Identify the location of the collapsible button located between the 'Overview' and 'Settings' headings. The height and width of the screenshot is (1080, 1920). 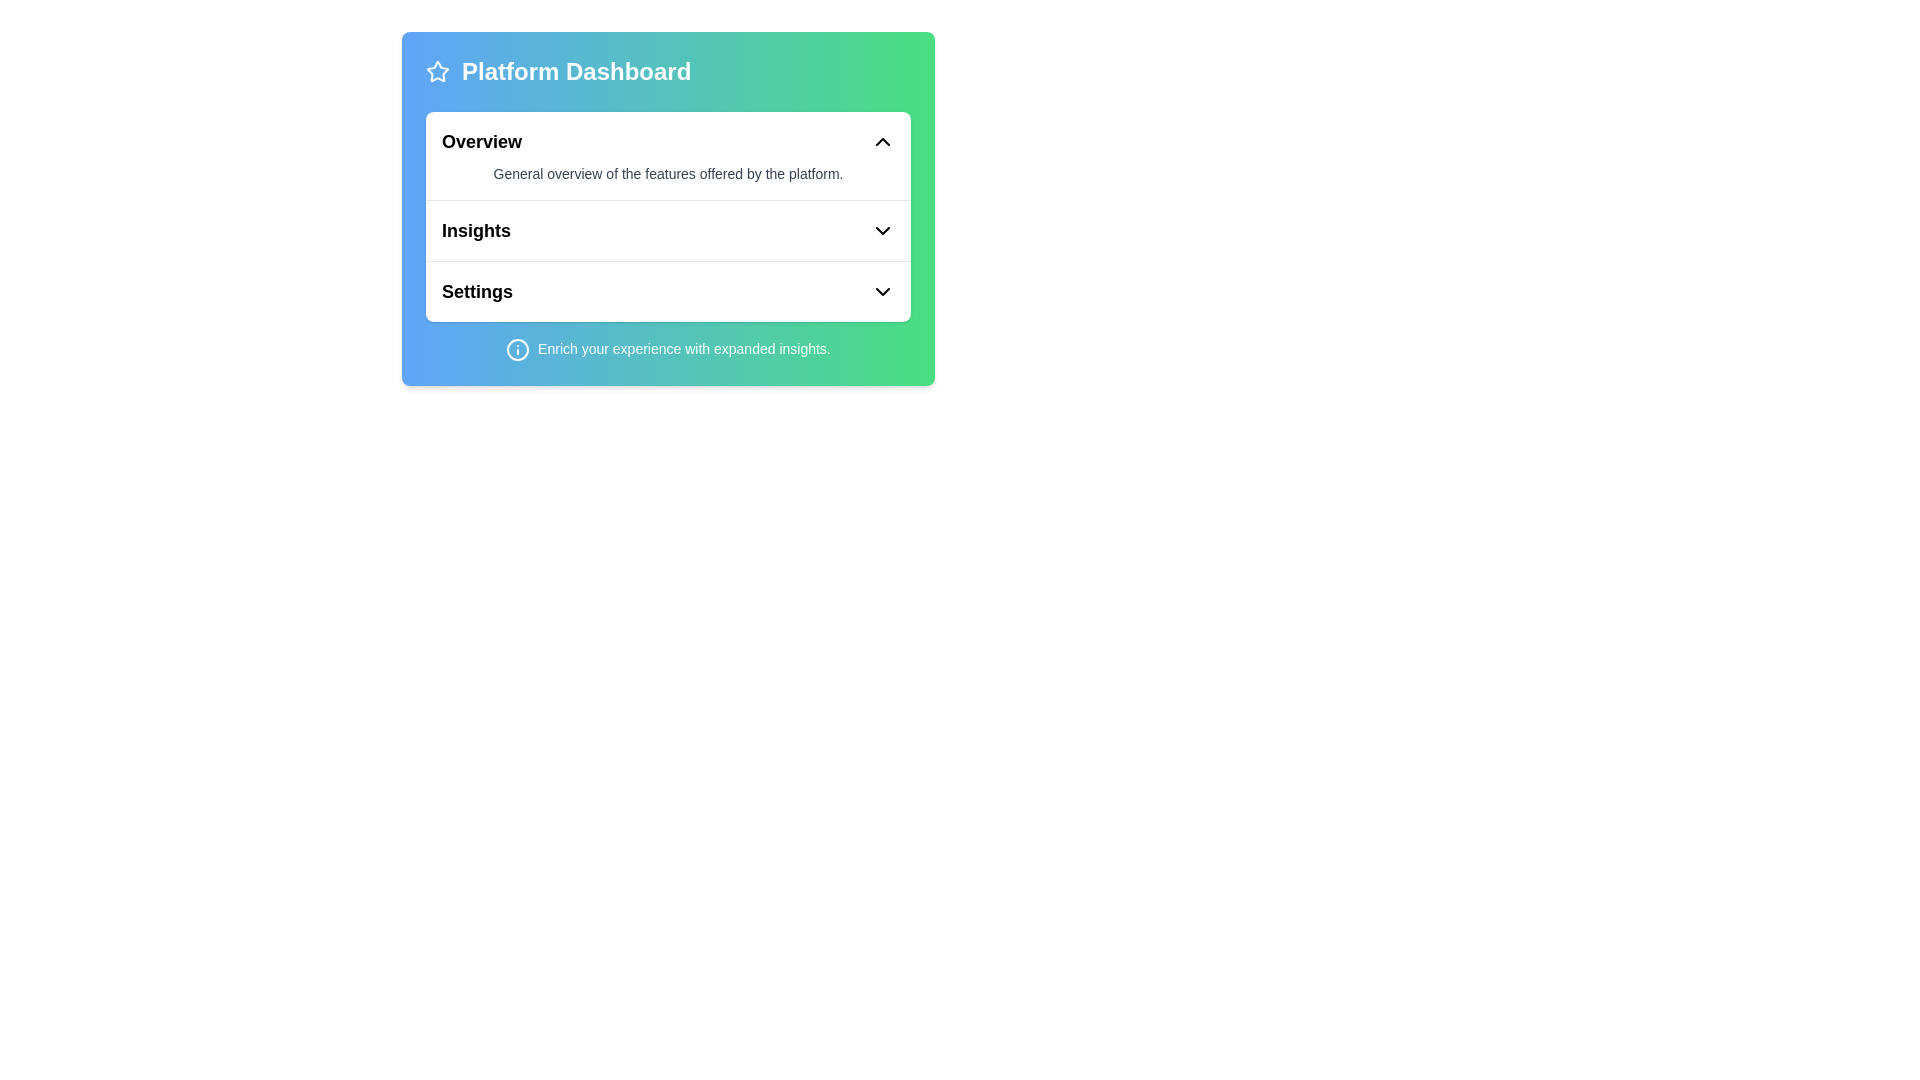
(668, 230).